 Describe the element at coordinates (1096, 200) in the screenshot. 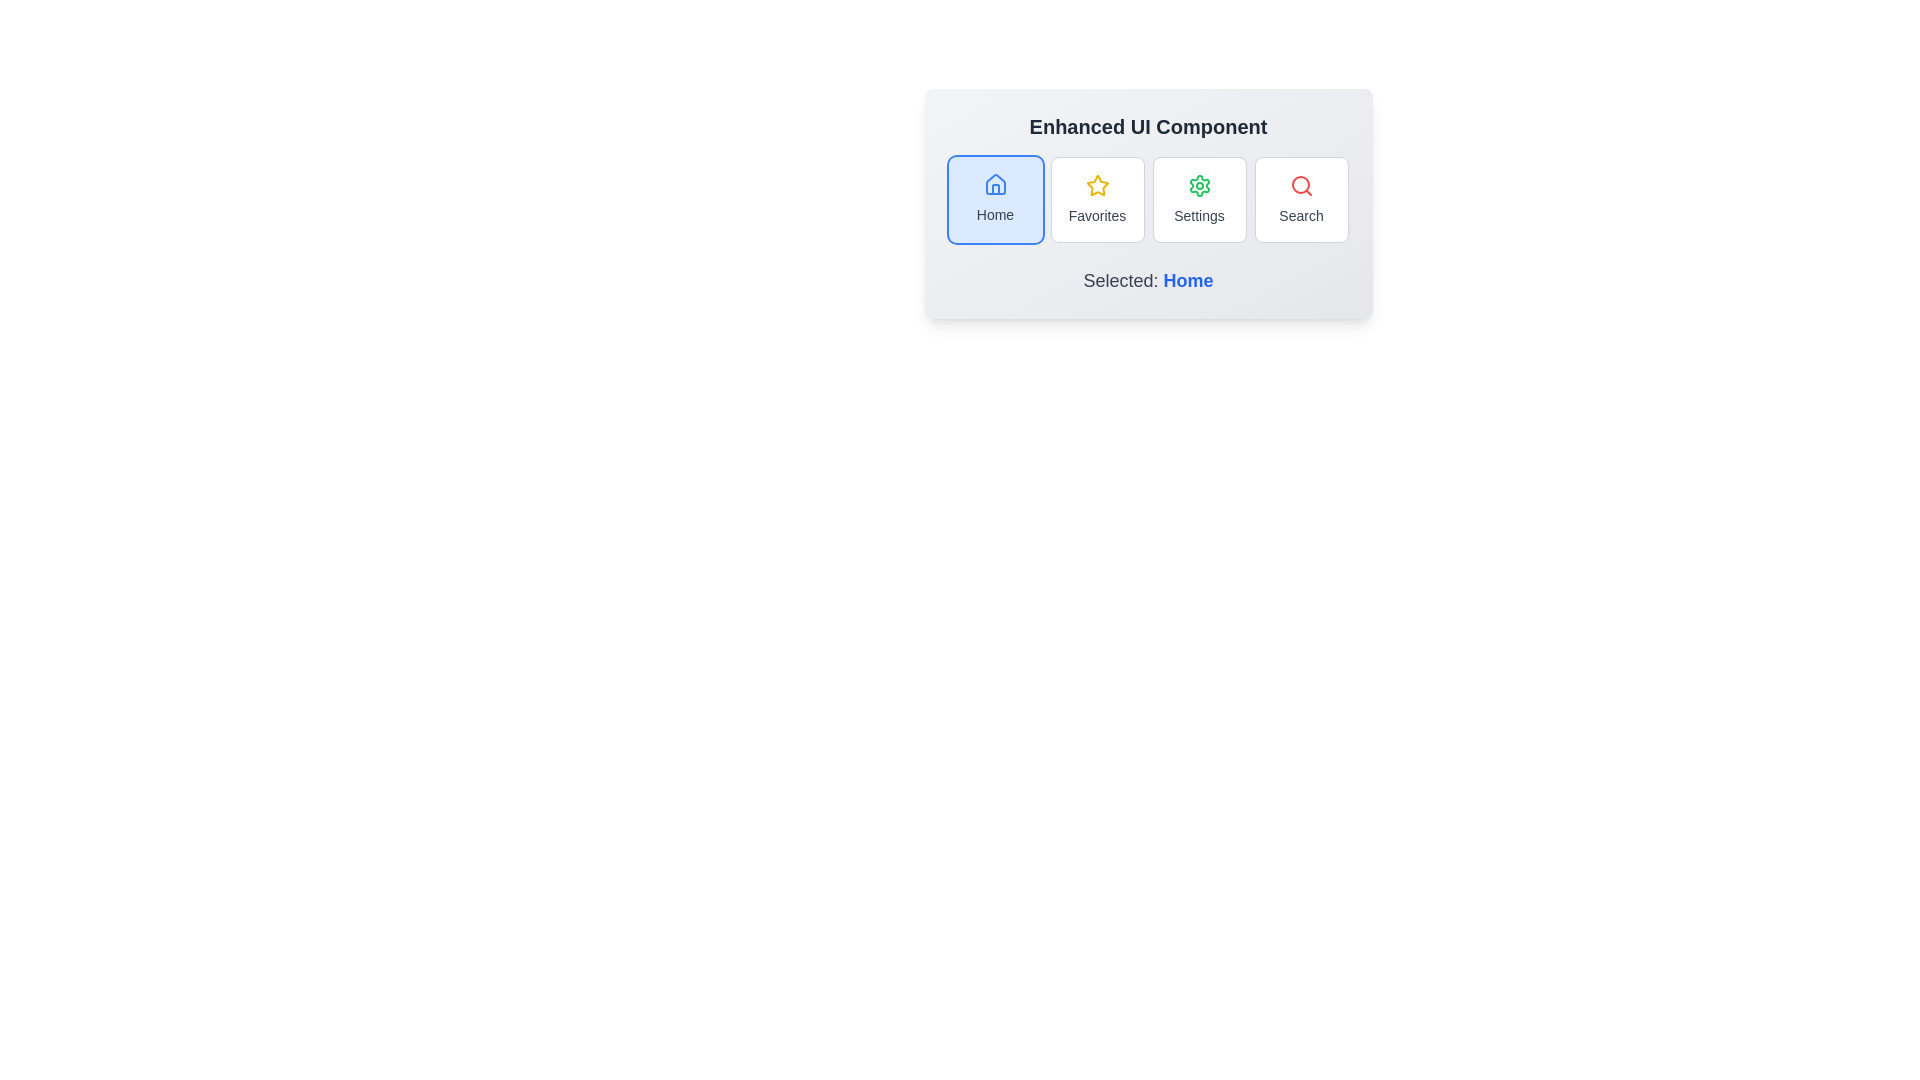

I see `the 'Favorites' button located in the second position of a grid of four buttons, situated to the right of the 'Home' button and to the left of the 'Settings' button` at that location.